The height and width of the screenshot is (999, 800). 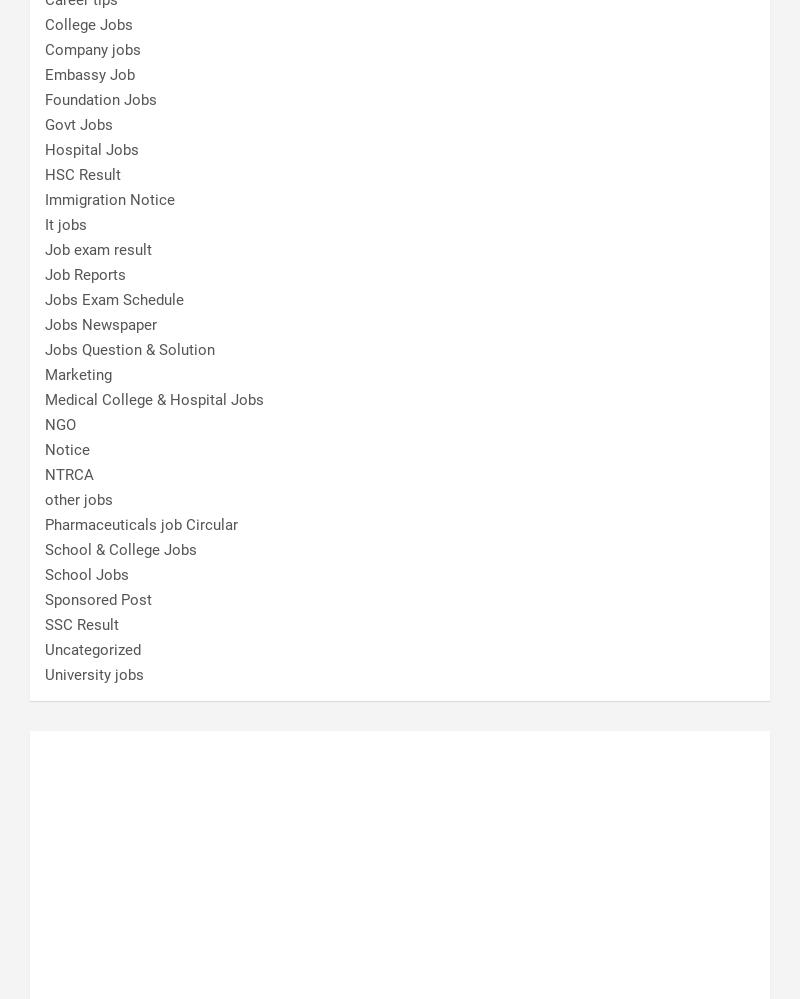 What do you see at coordinates (44, 674) in the screenshot?
I see `'University jobs'` at bounding box center [44, 674].